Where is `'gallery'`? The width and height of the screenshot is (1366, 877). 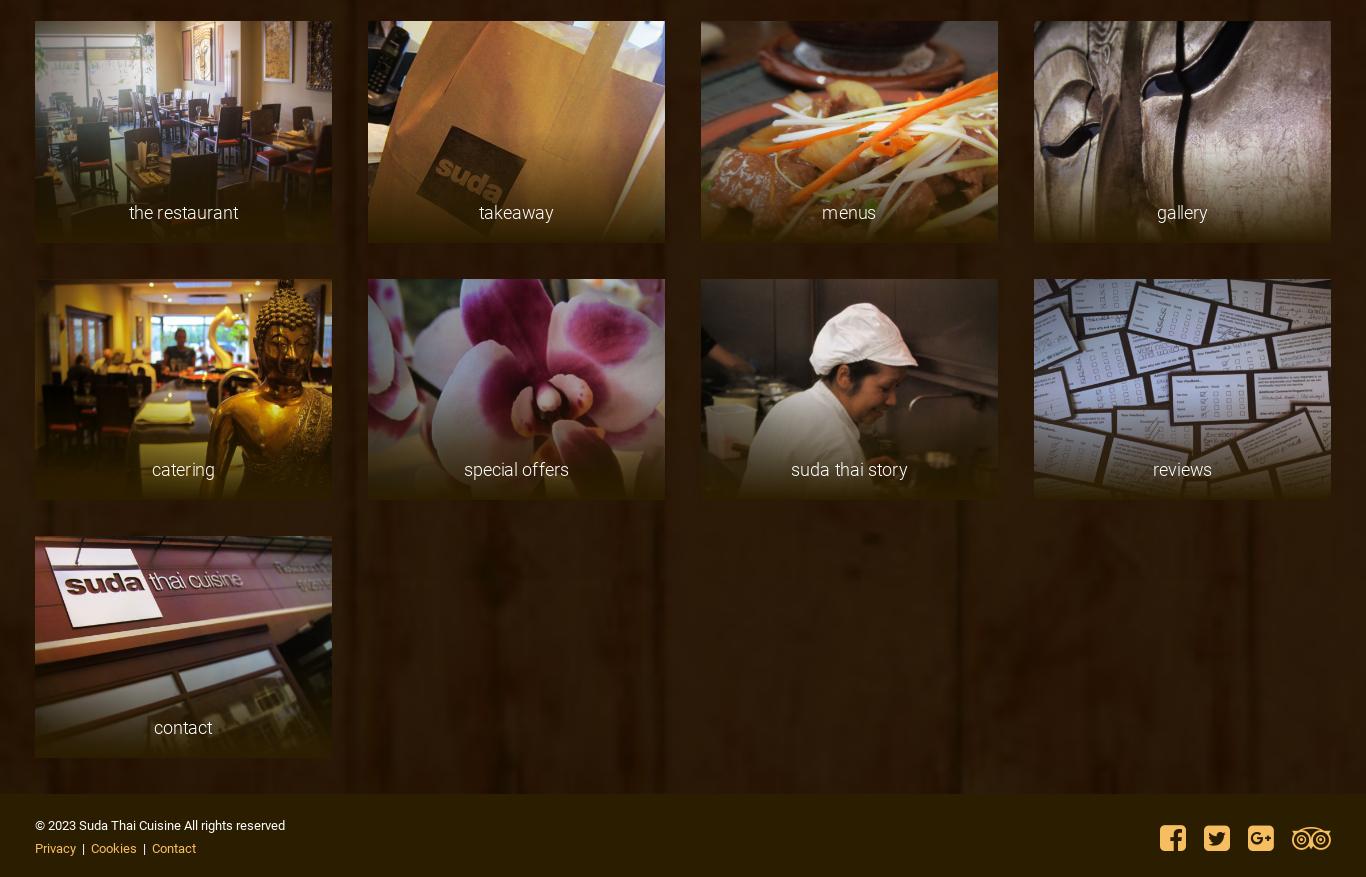
'gallery' is located at coordinates (1156, 210).